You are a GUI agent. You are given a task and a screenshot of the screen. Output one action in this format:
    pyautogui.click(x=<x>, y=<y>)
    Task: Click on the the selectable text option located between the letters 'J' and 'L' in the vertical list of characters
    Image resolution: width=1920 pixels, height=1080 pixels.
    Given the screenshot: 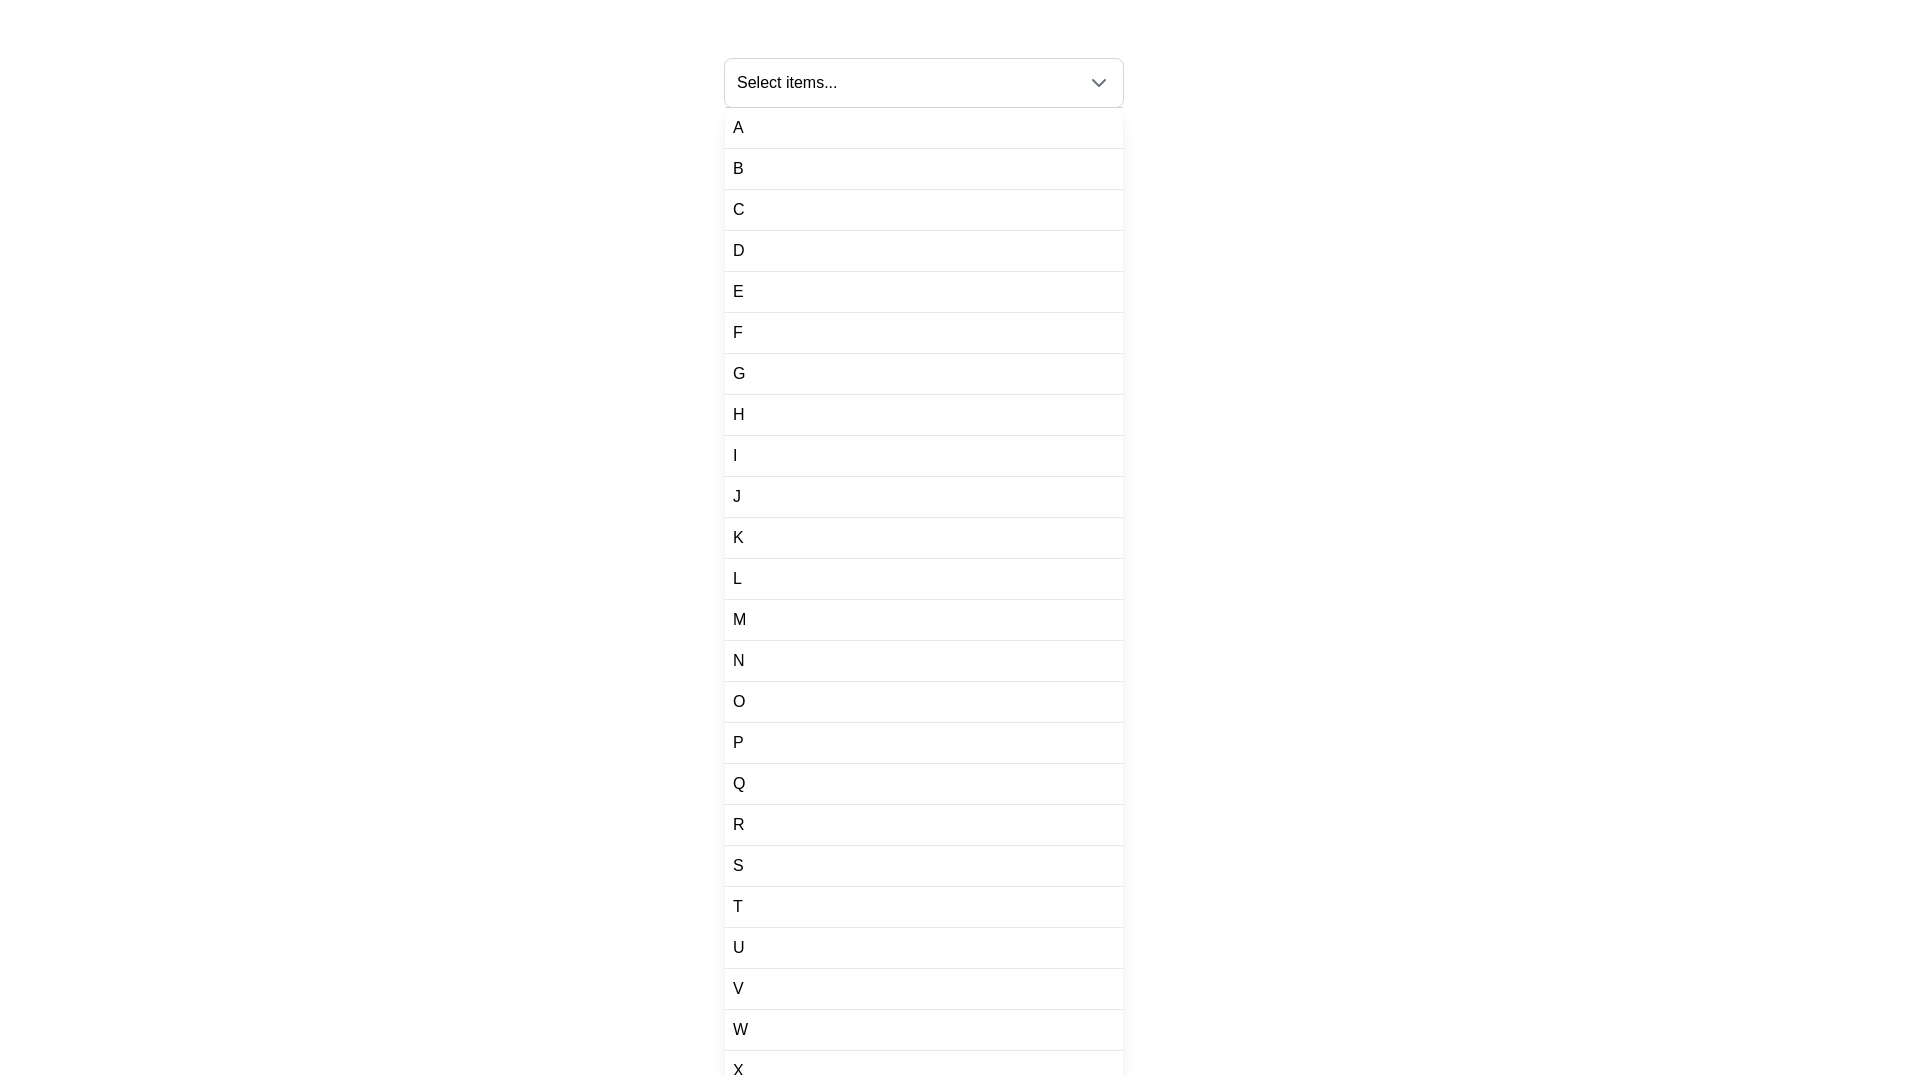 What is the action you would take?
    pyautogui.click(x=737, y=536)
    